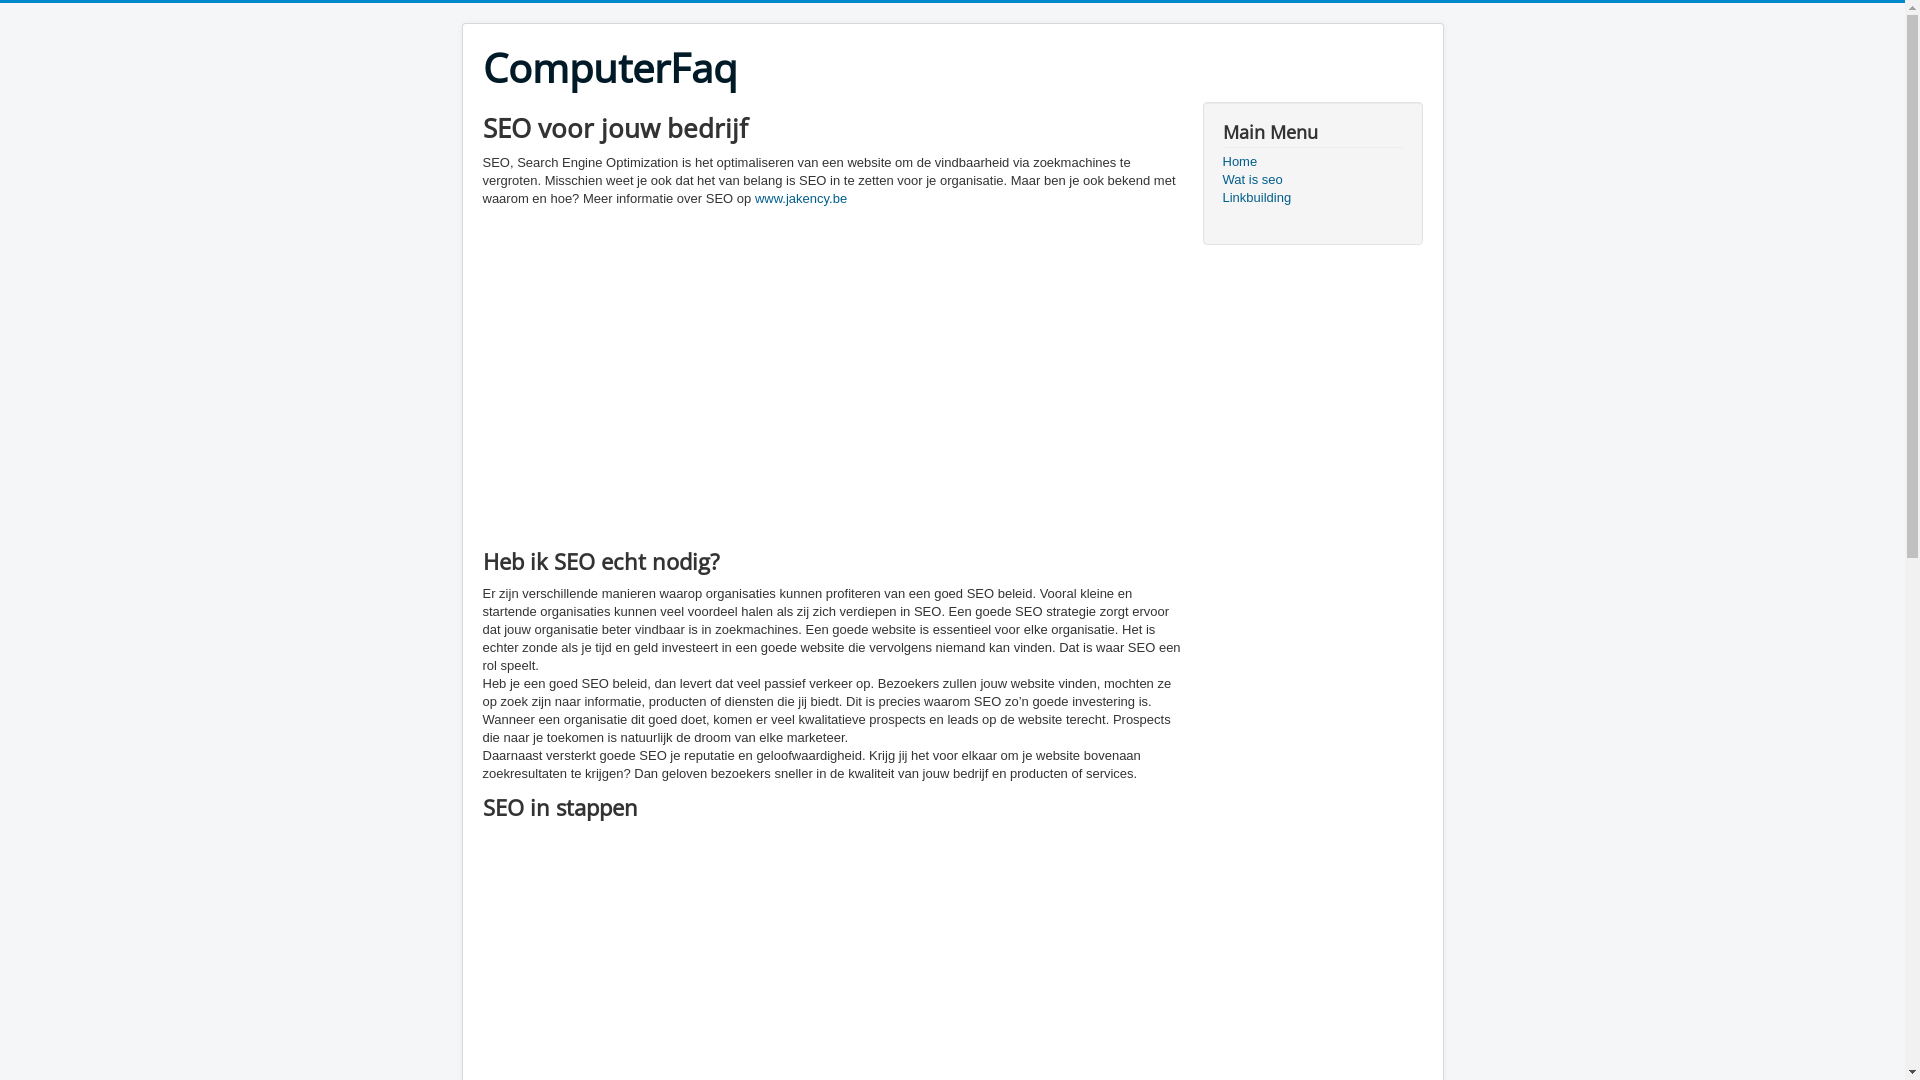  I want to click on 'Wat is seo', so click(1311, 180).